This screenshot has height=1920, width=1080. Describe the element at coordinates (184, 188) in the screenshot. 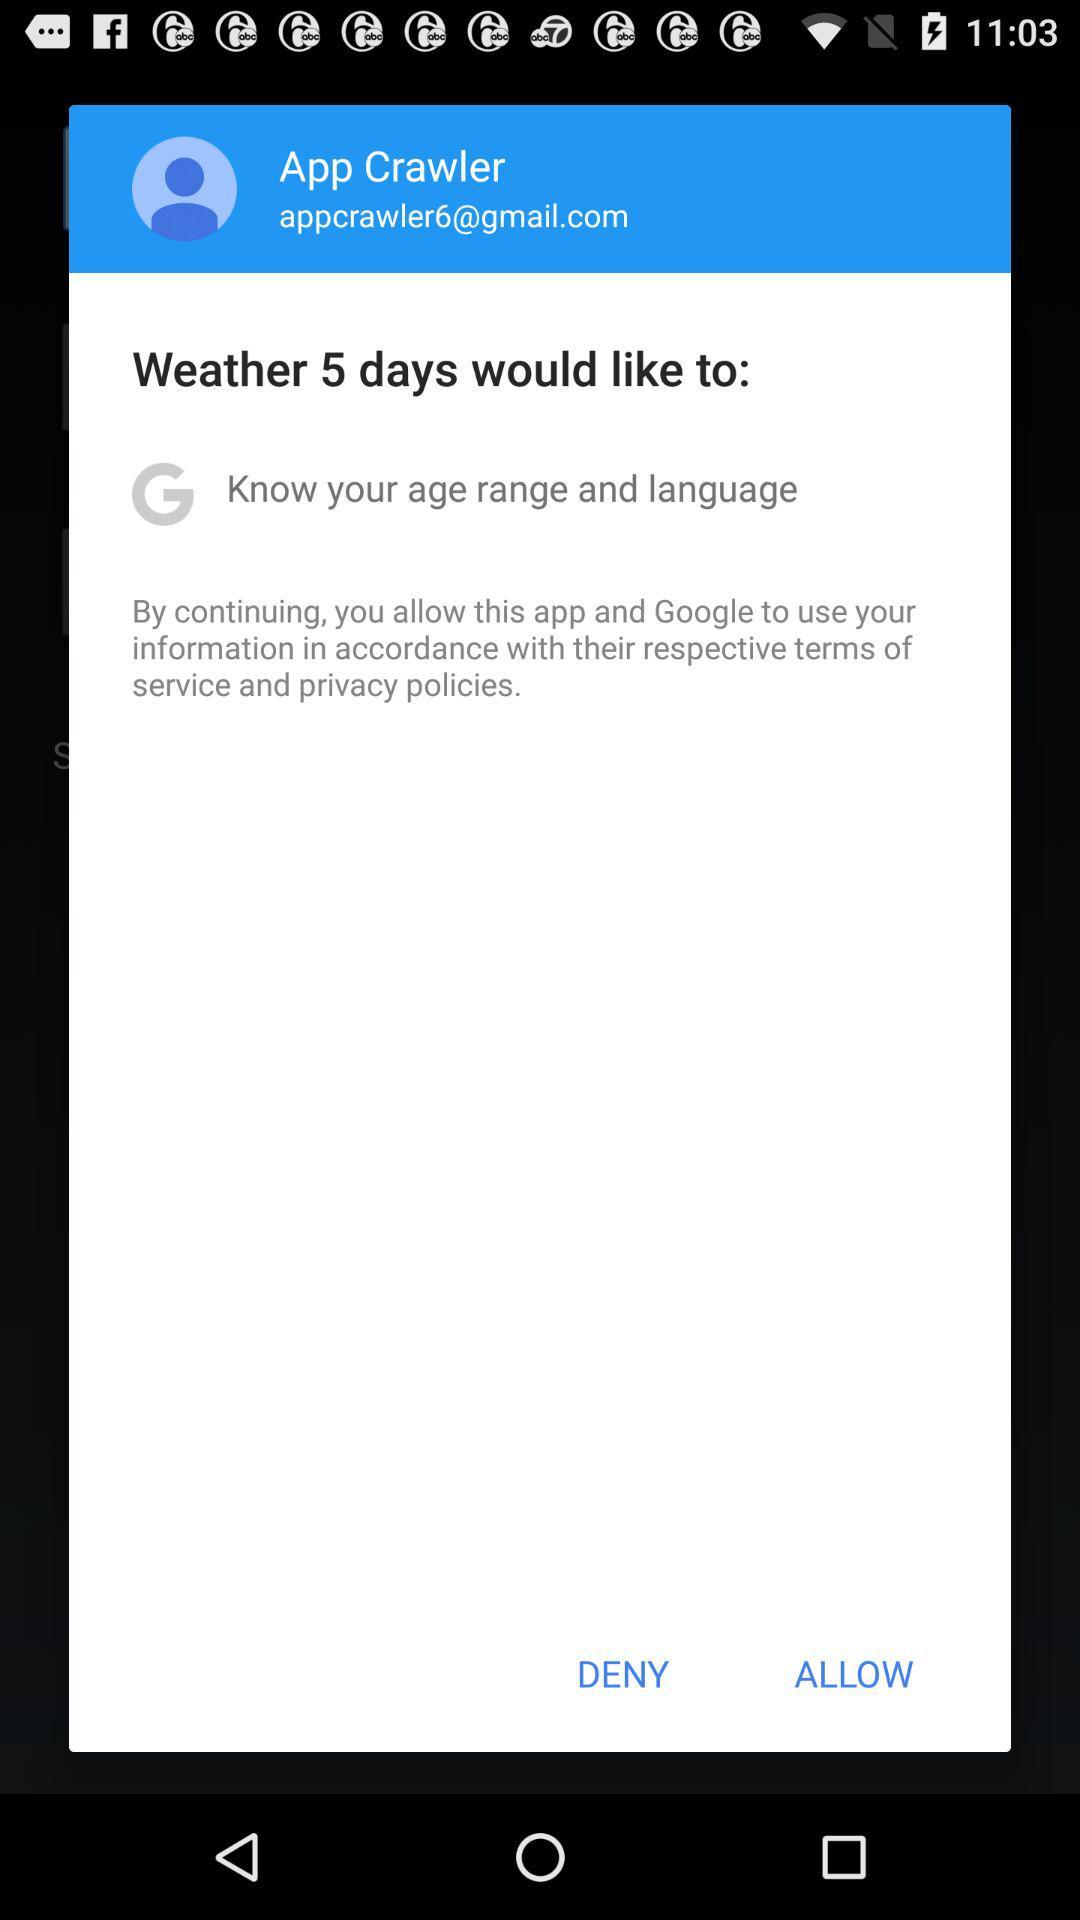

I see `the icon next to app crawler app` at that location.